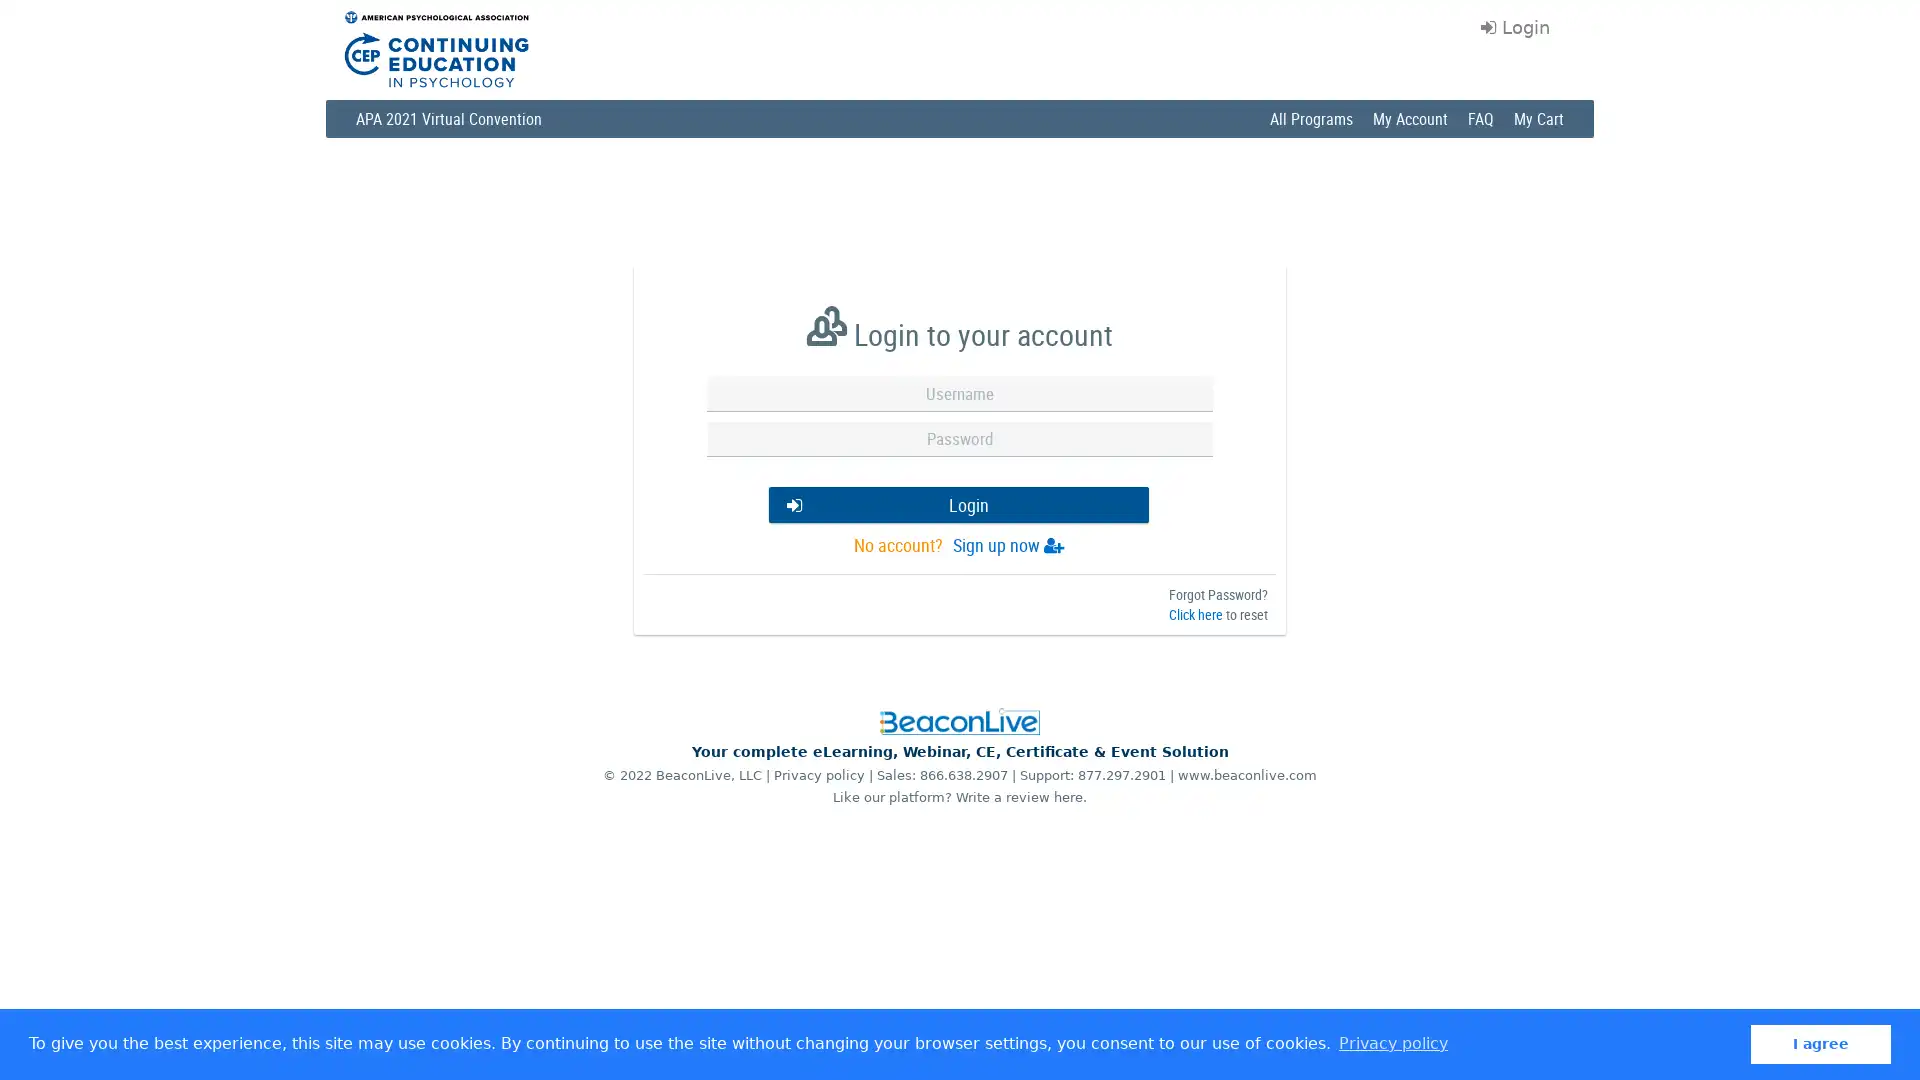 This screenshot has height=1080, width=1920. What do you see at coordinates (1391, 1043) in the screenshot?
I see `learn more about cookies` at bounding box center [1391, 1043].